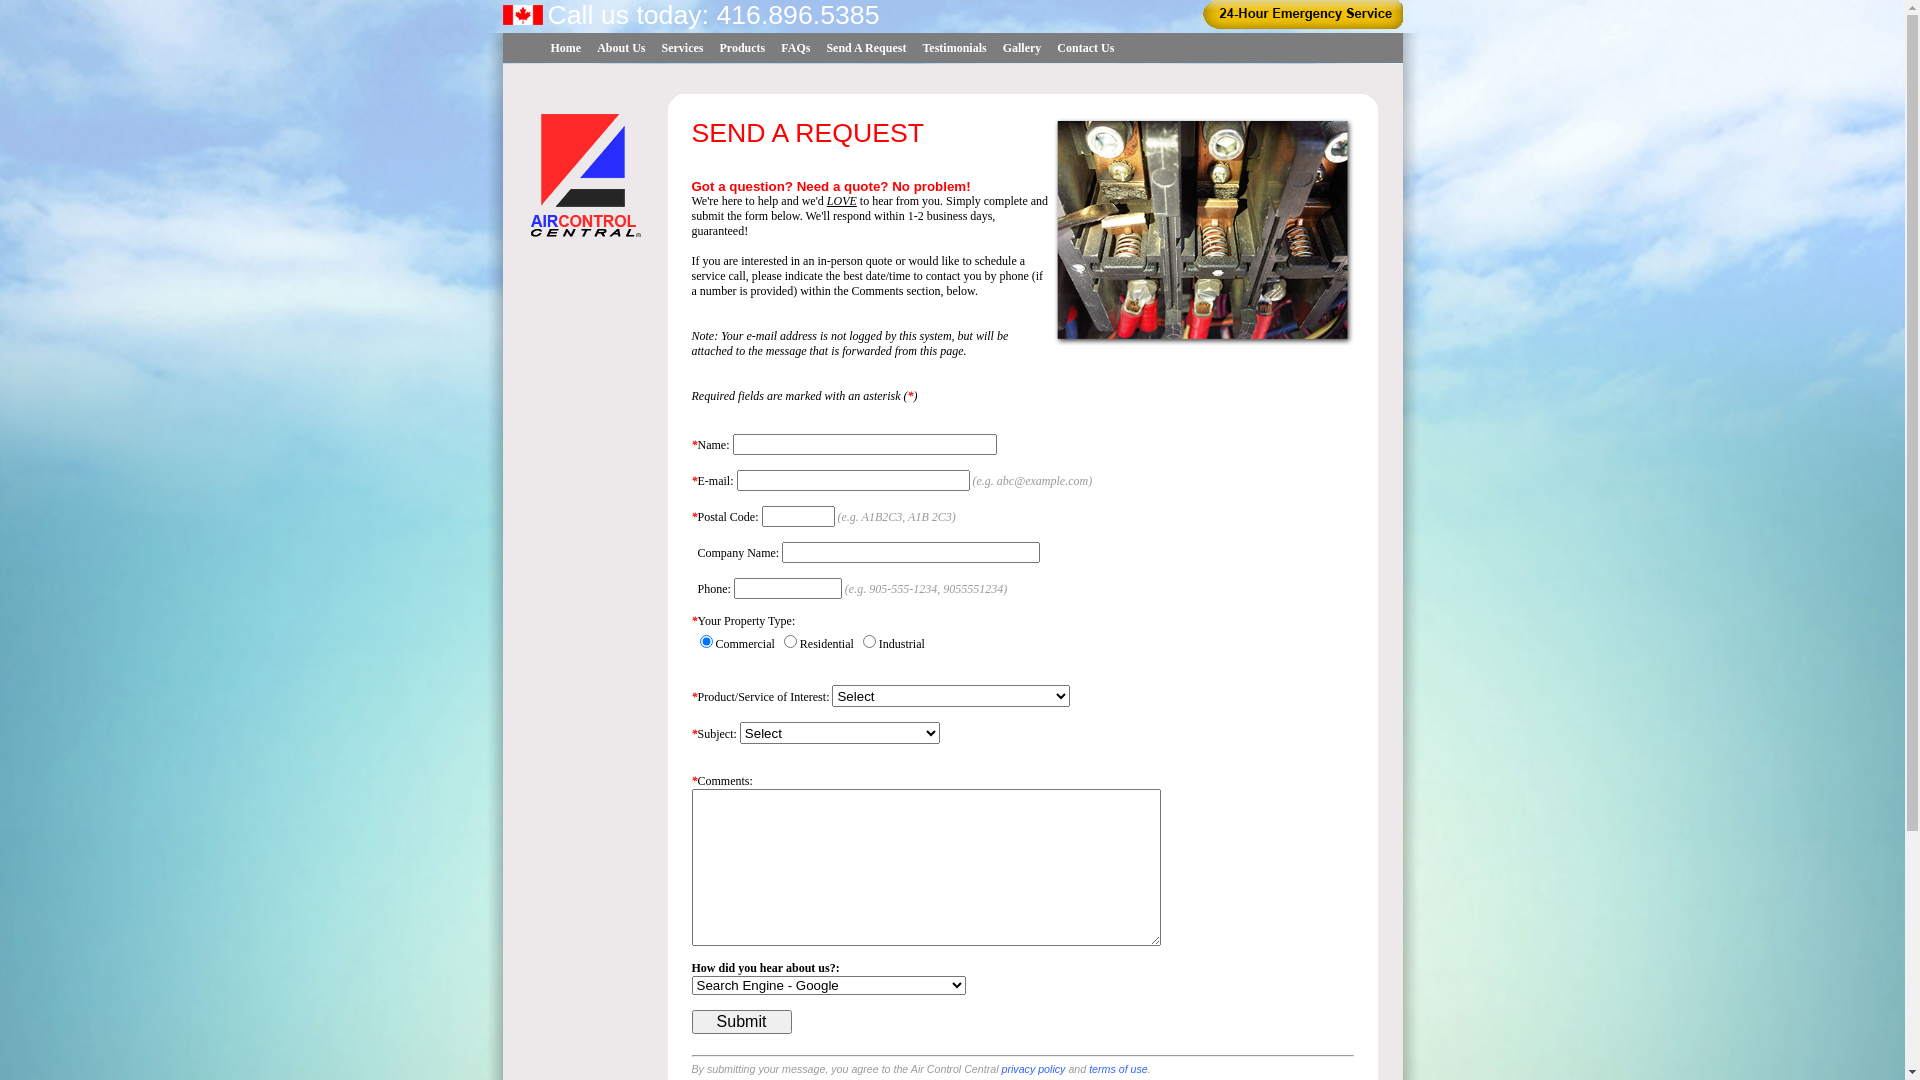 This screenshot has width=1920, height=1080. I want to click on 'Gallery', so click(1022, 47).